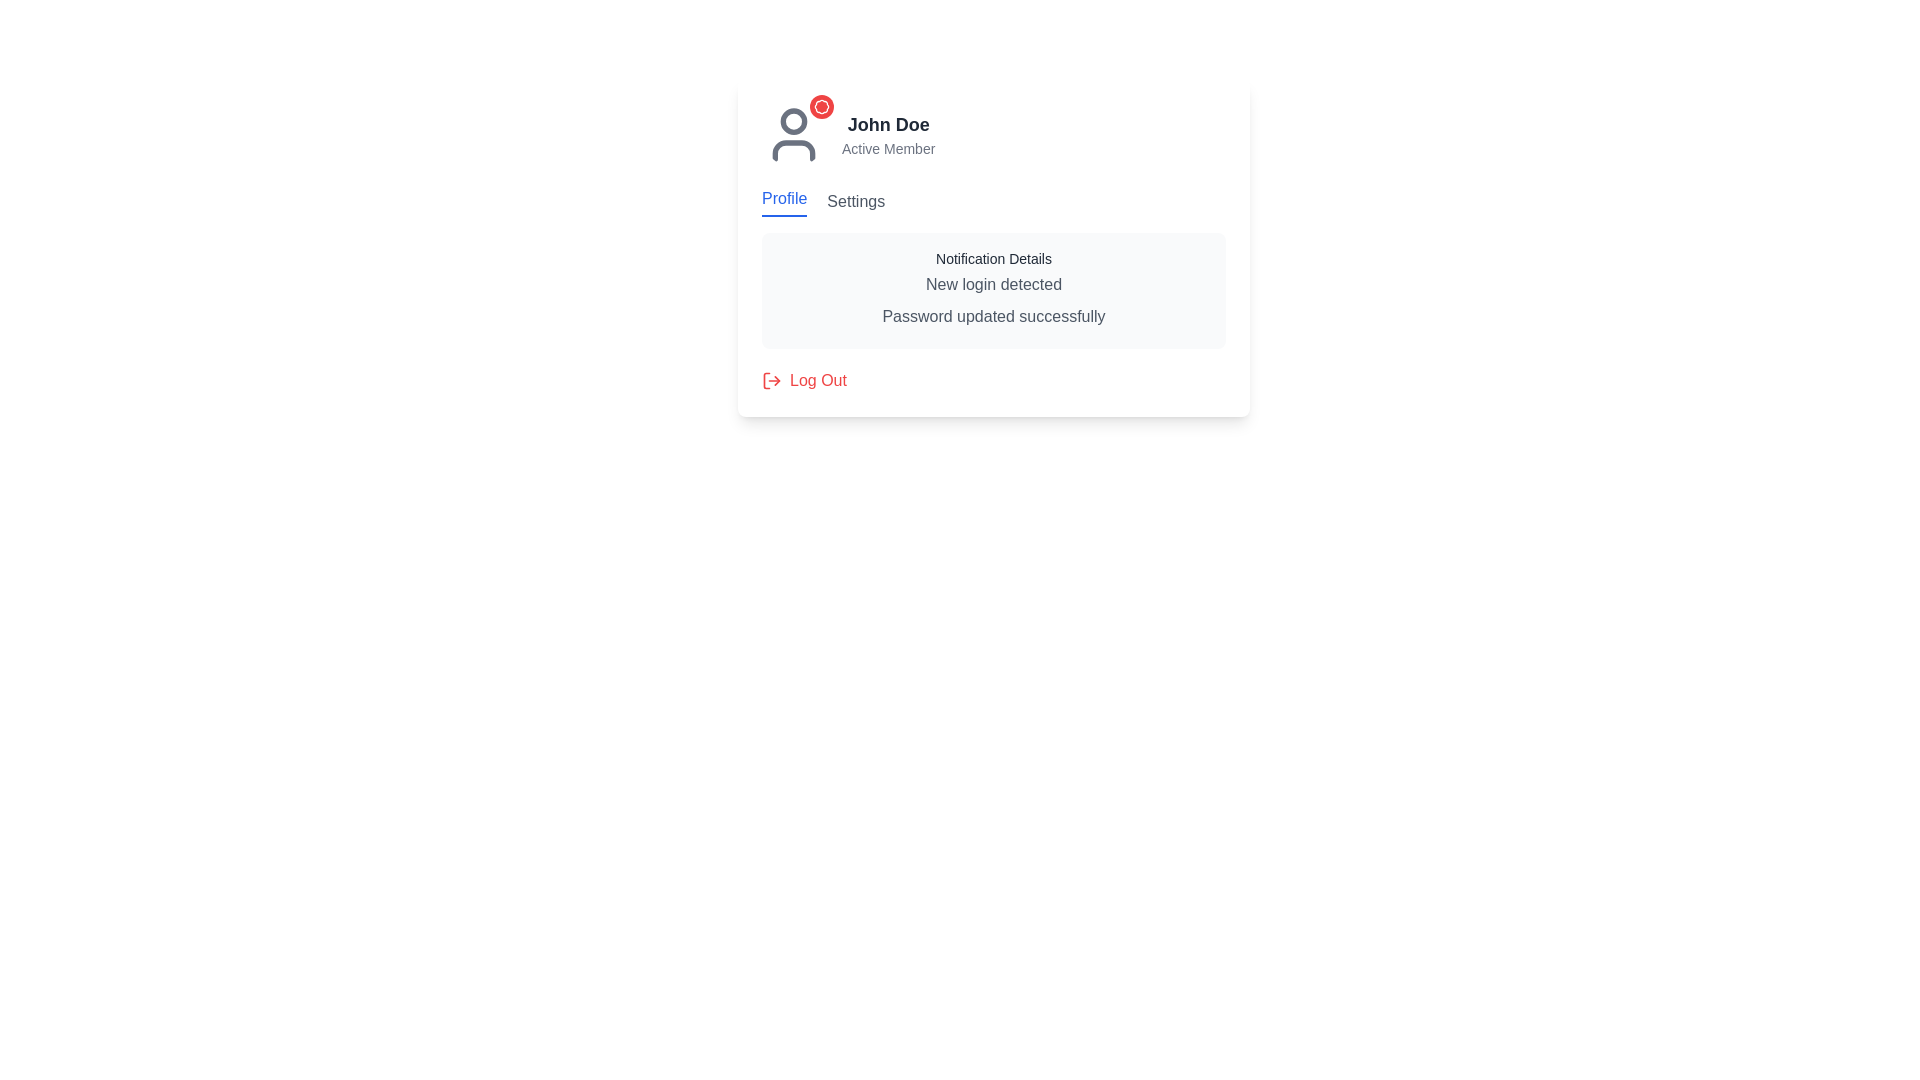 This screenshot has width=1920, height=1080. What do you see at coordinates (821, 107) in the screenshot?
I see `the Notification badge located at the upper-right edge of the circular user profile icon, which indicates updates or alerts` at bounding box center [821, 107].